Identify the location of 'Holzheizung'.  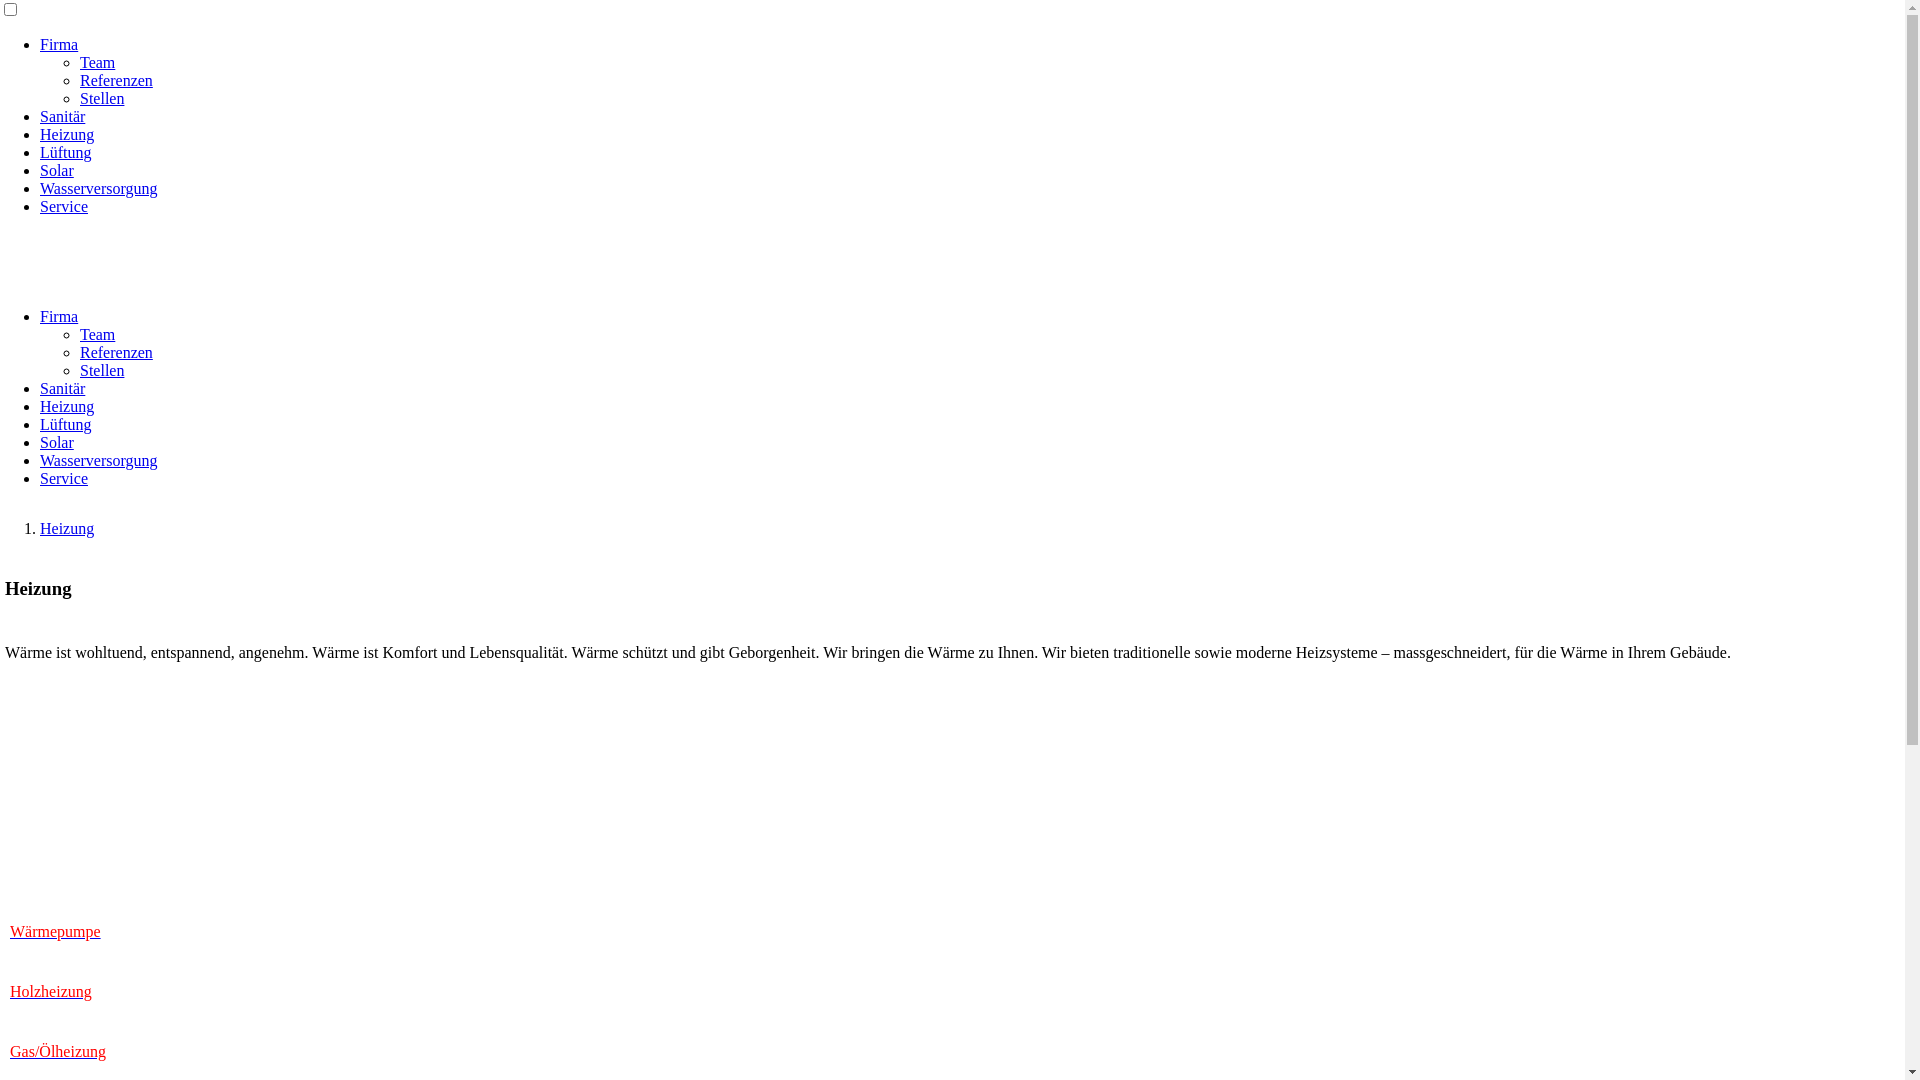
(51, 991).